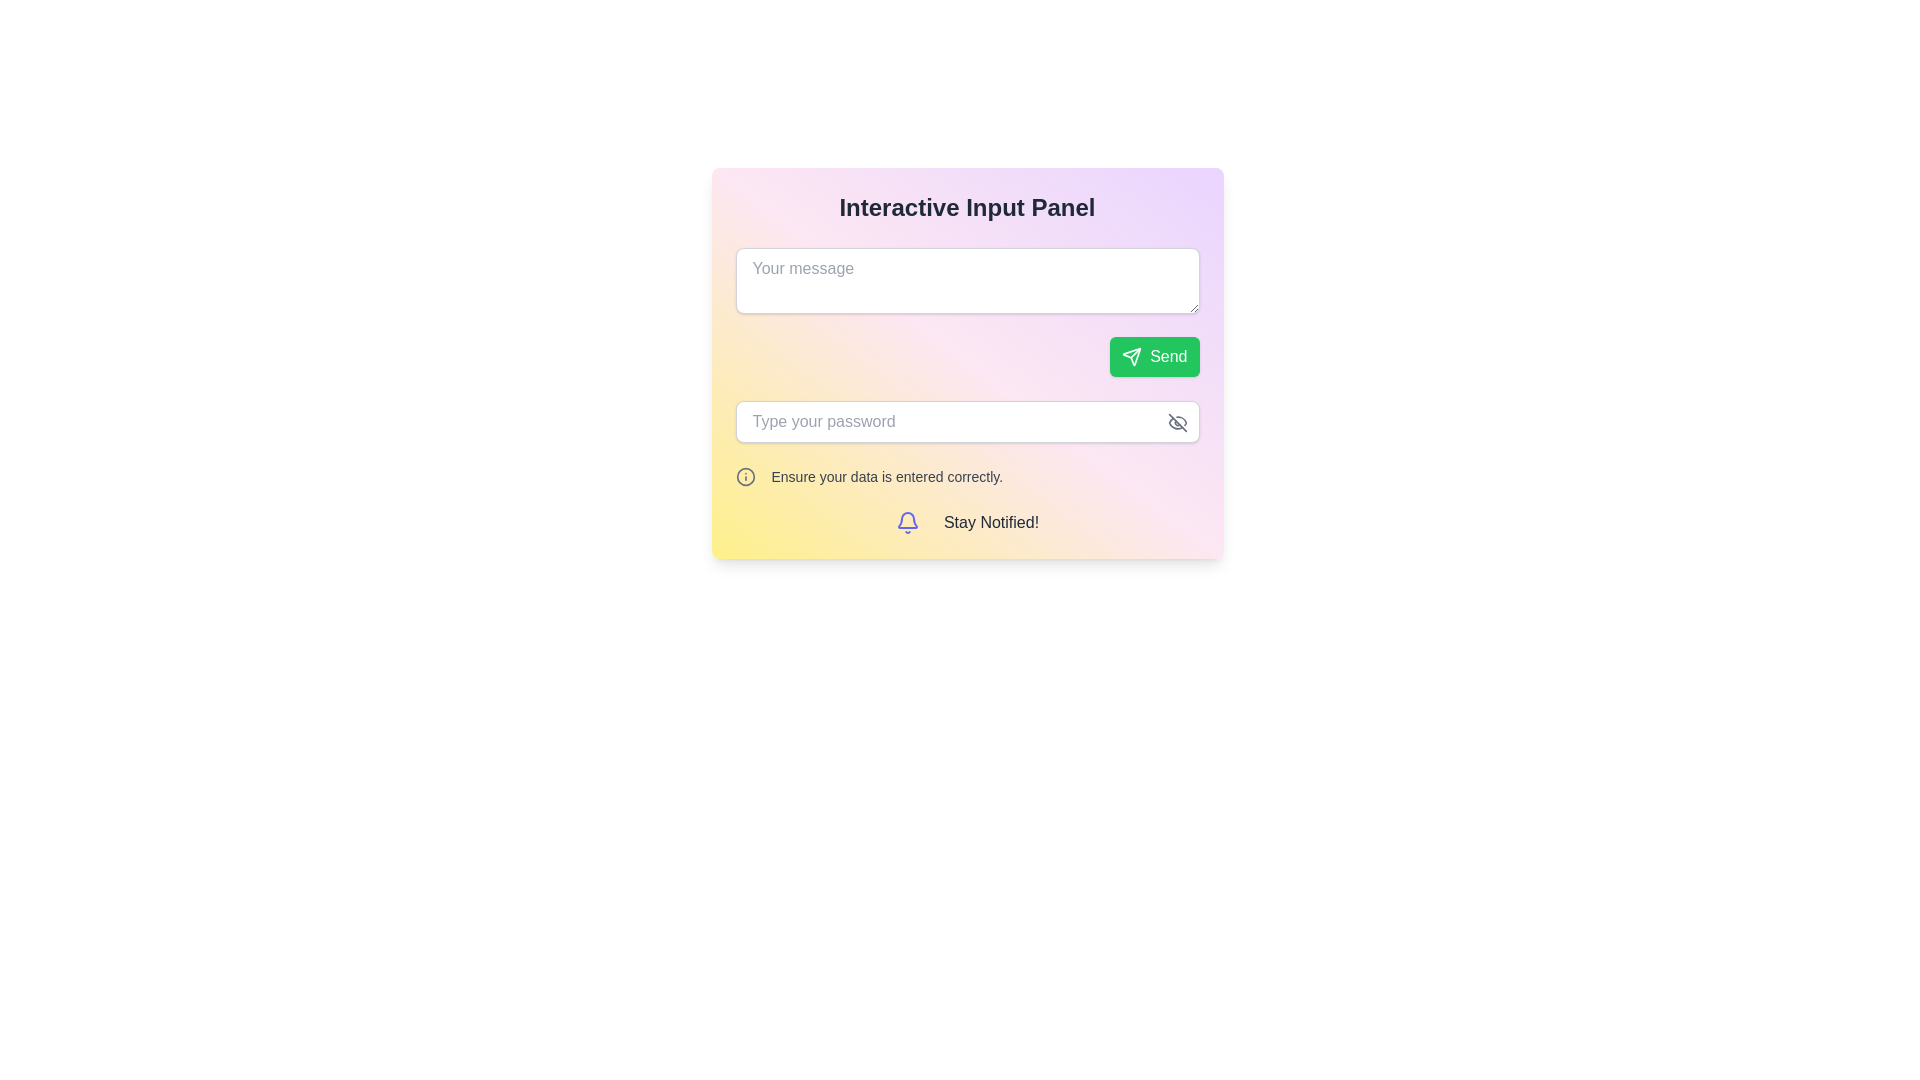 The width and height of the screenshot is (1920, 1080). What do you see at coordinates (1154, 356) in the screenshot?
I see `the 'Send' button with a green background featuring a white paper plane icon and the text 'Send'` at bounding box center [1154, 356].